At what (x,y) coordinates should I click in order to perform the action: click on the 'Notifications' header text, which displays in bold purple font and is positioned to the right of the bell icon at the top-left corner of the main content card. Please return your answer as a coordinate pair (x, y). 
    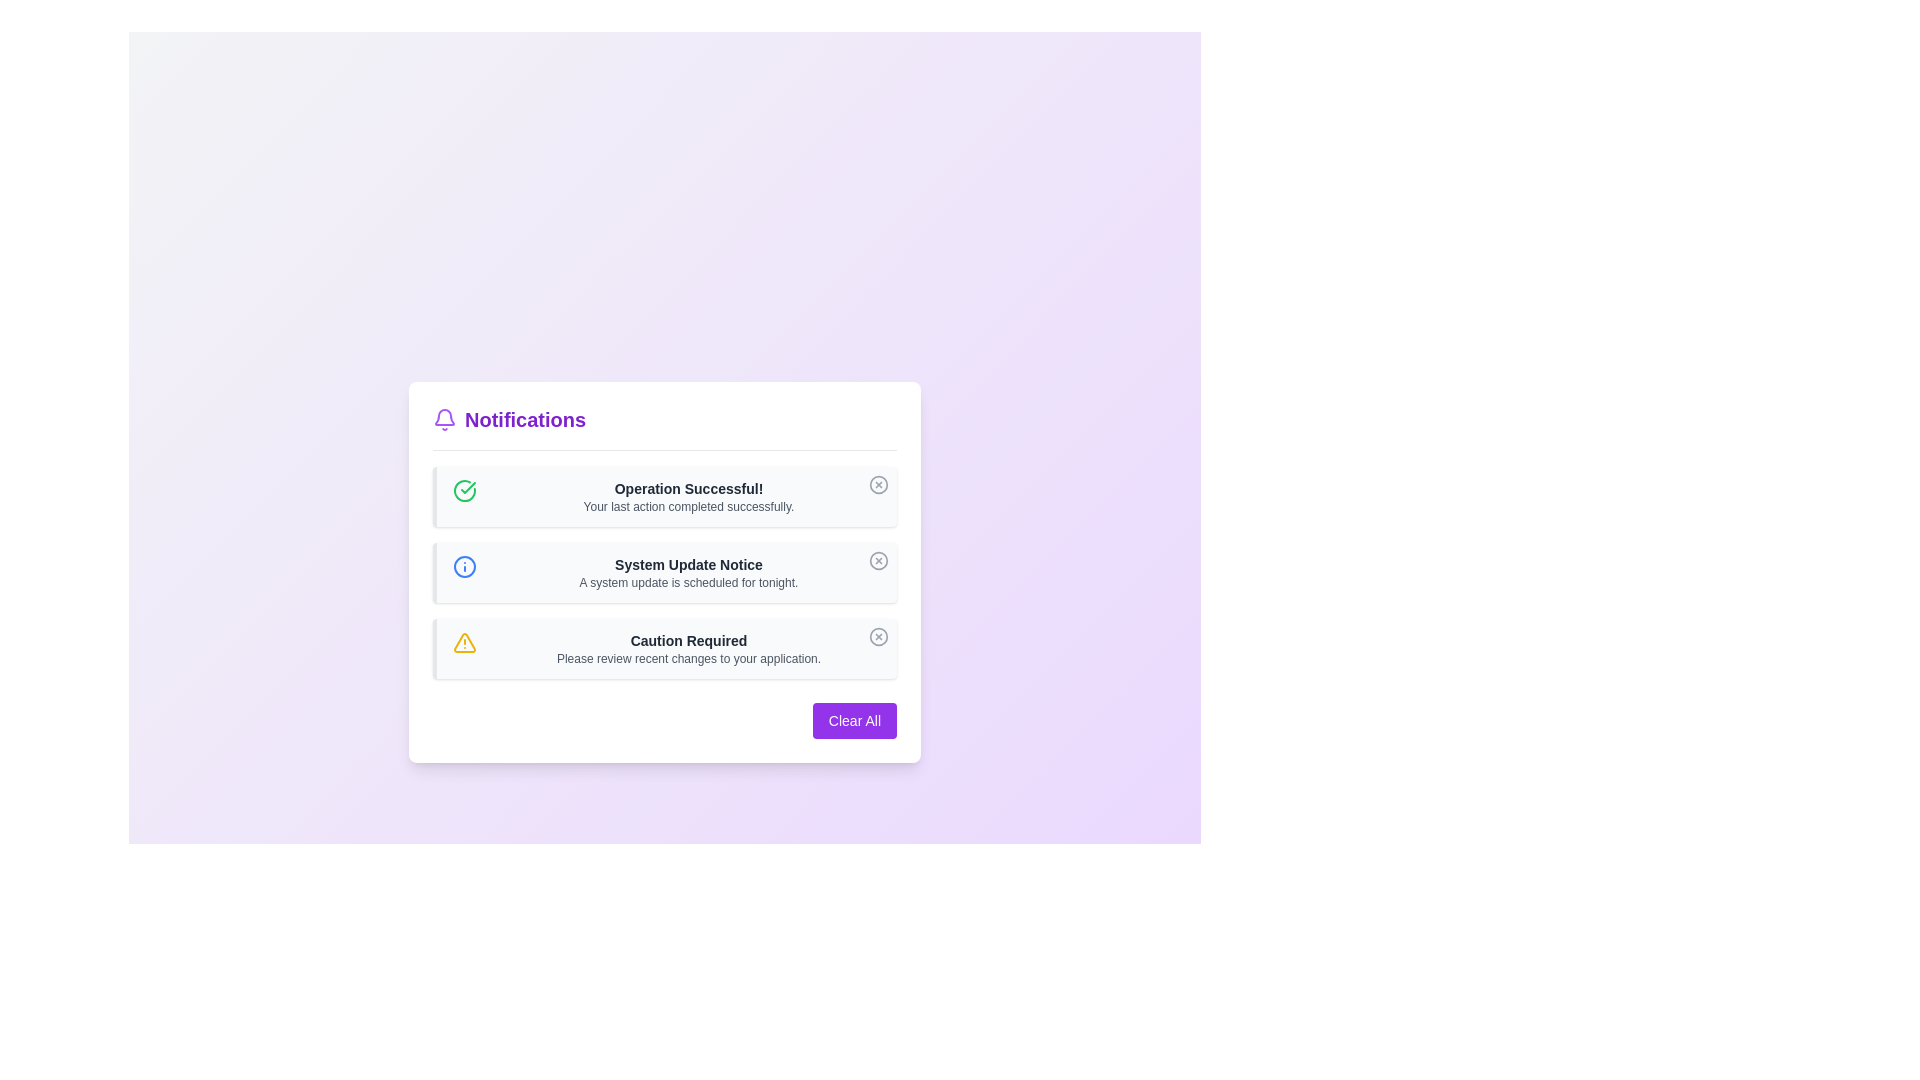
    Looking at the image, I should click on (525, 418).